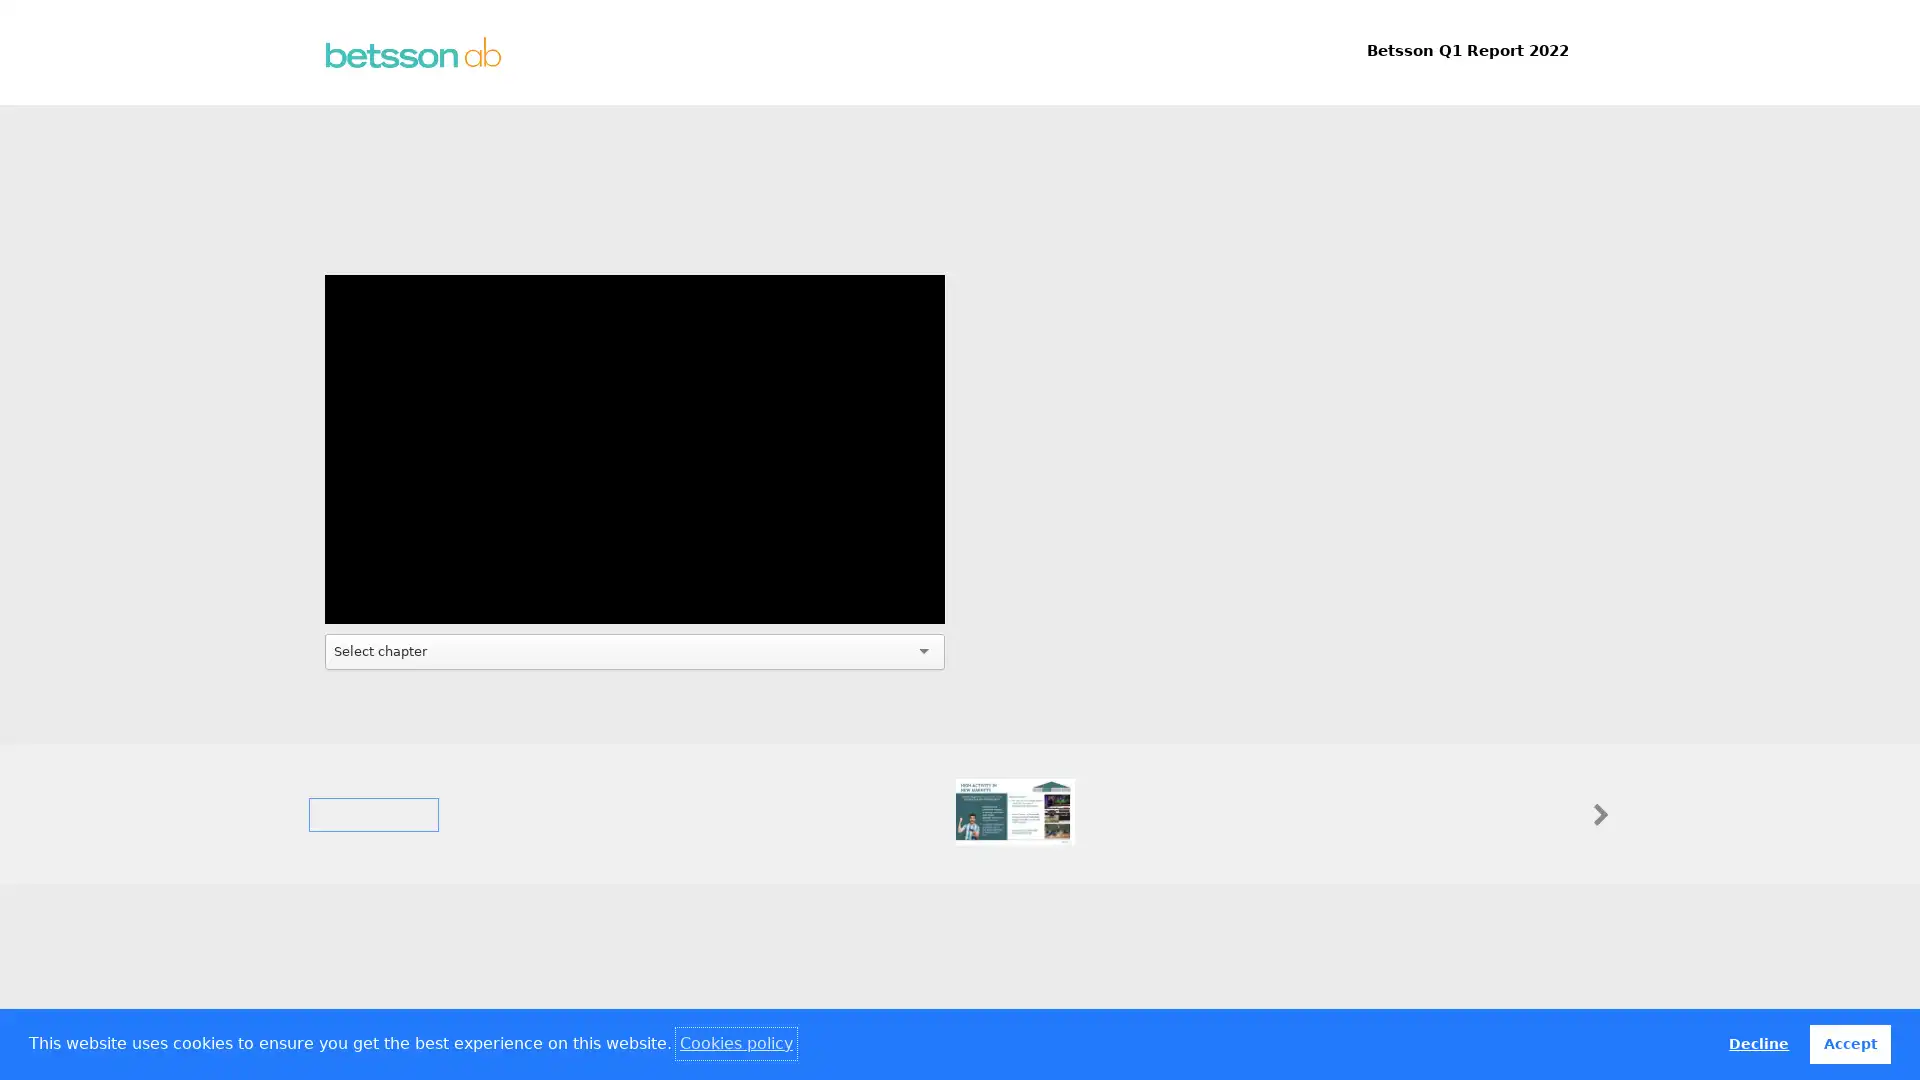 Image resolution: width=1920 pixels, height=1080 pixels. What do you see at coordinates (1849, 1043) in the screenshot?
I see `allow cookies` at bounding box center [1849, 1043].